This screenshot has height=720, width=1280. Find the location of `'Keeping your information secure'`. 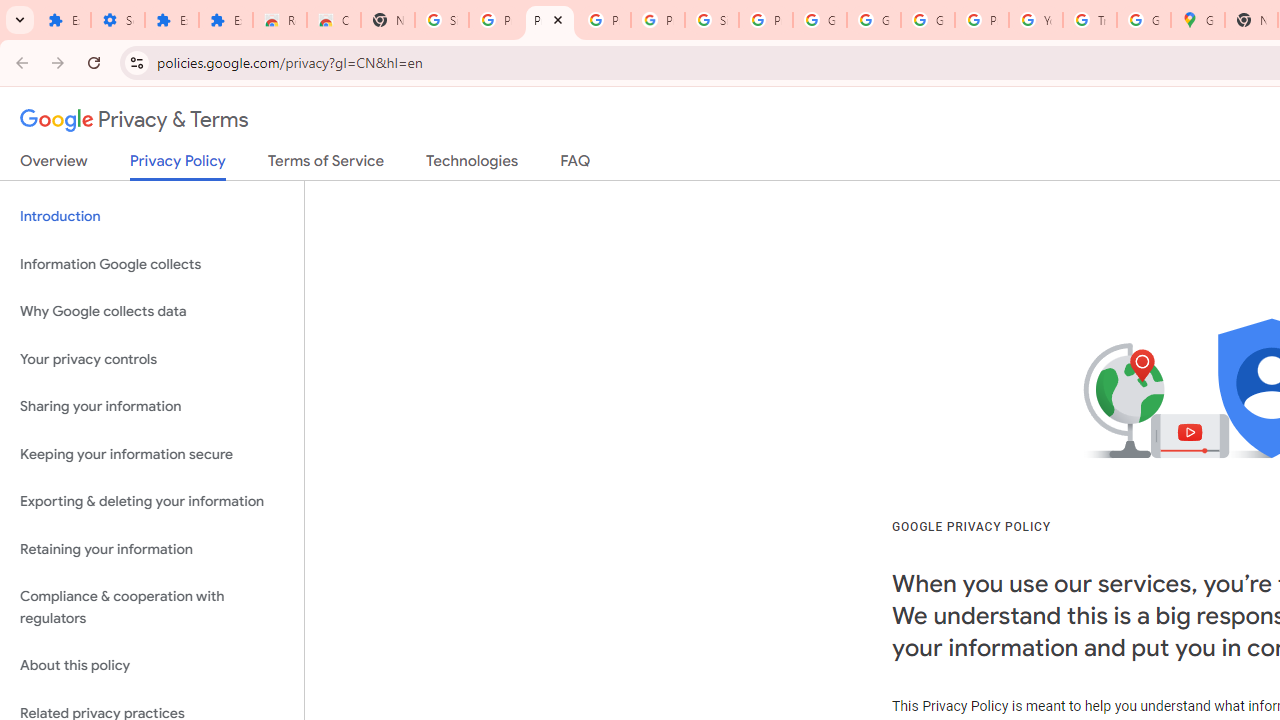

'Keeping your information secure' is located at coordinates (151, 454).